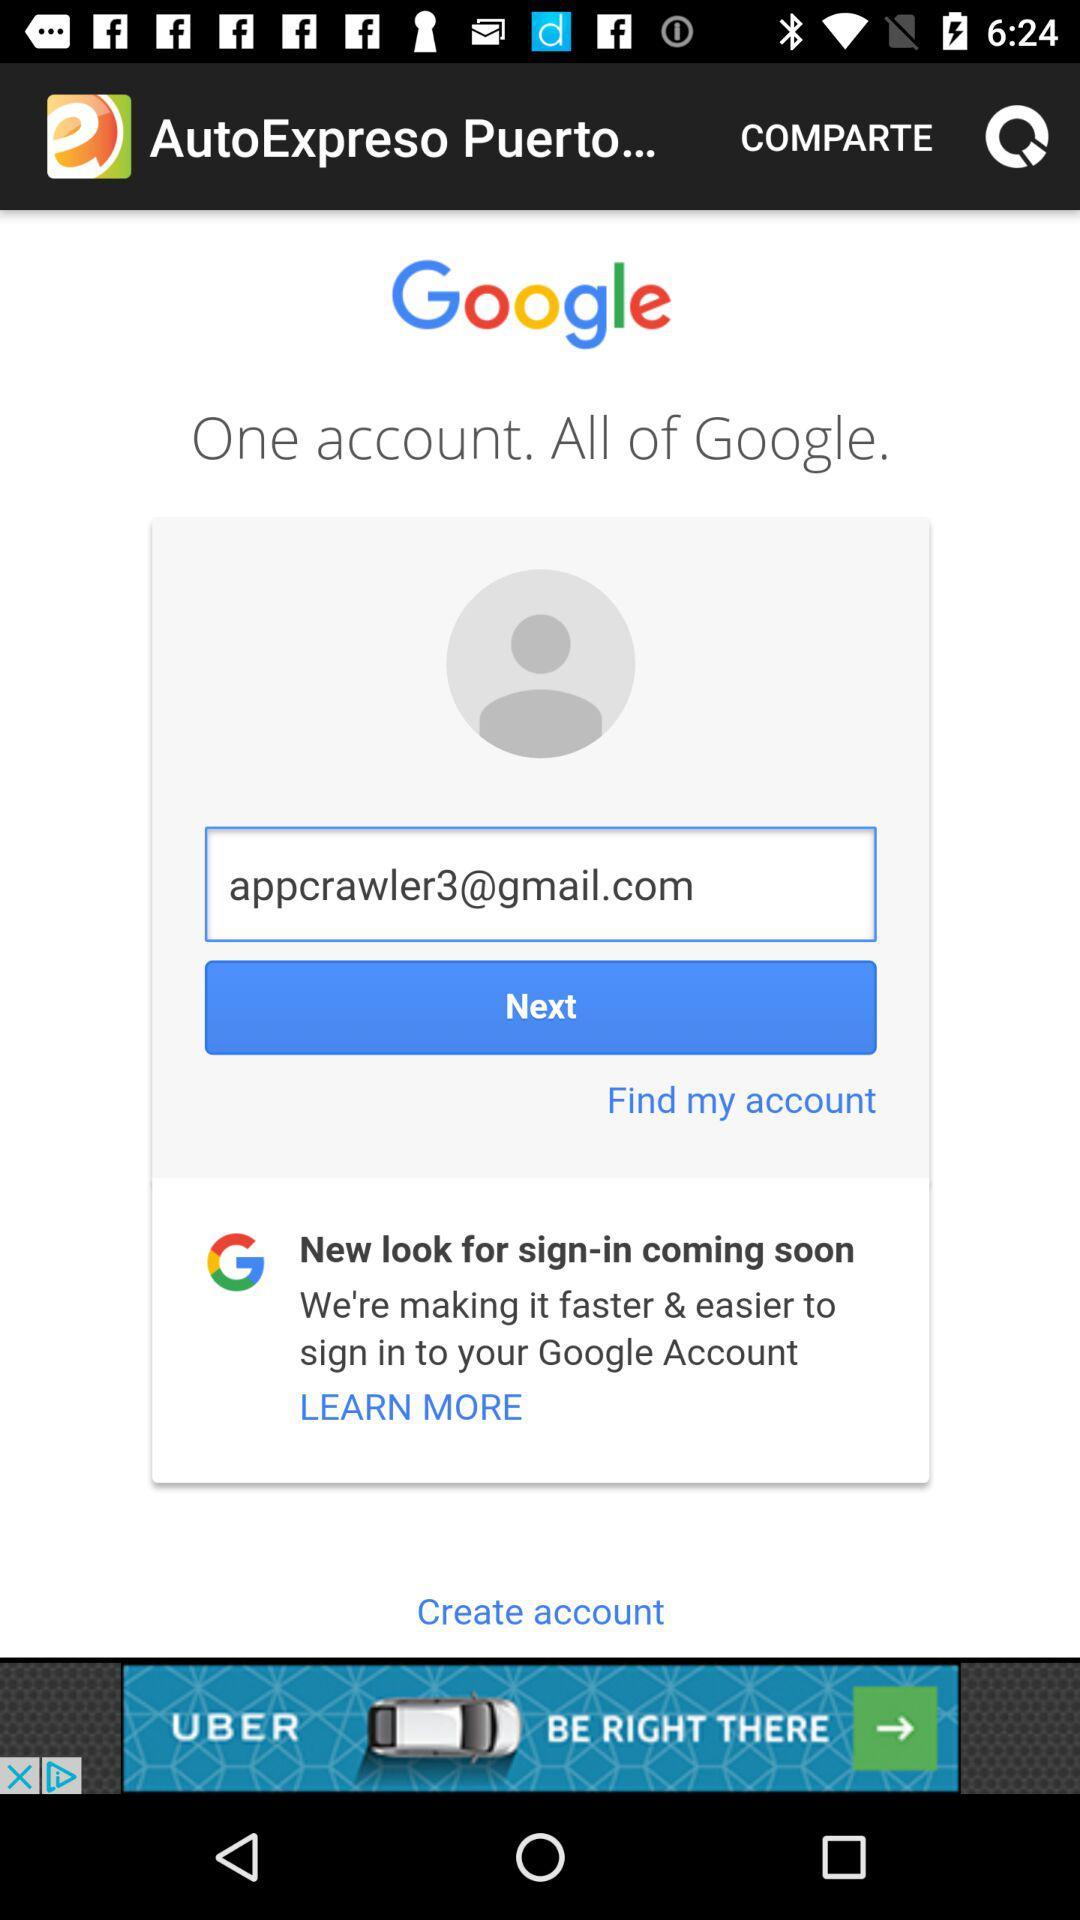 This screenshot has width=1080, height=1920. I want to click on advertisement, so click(540, 1727).